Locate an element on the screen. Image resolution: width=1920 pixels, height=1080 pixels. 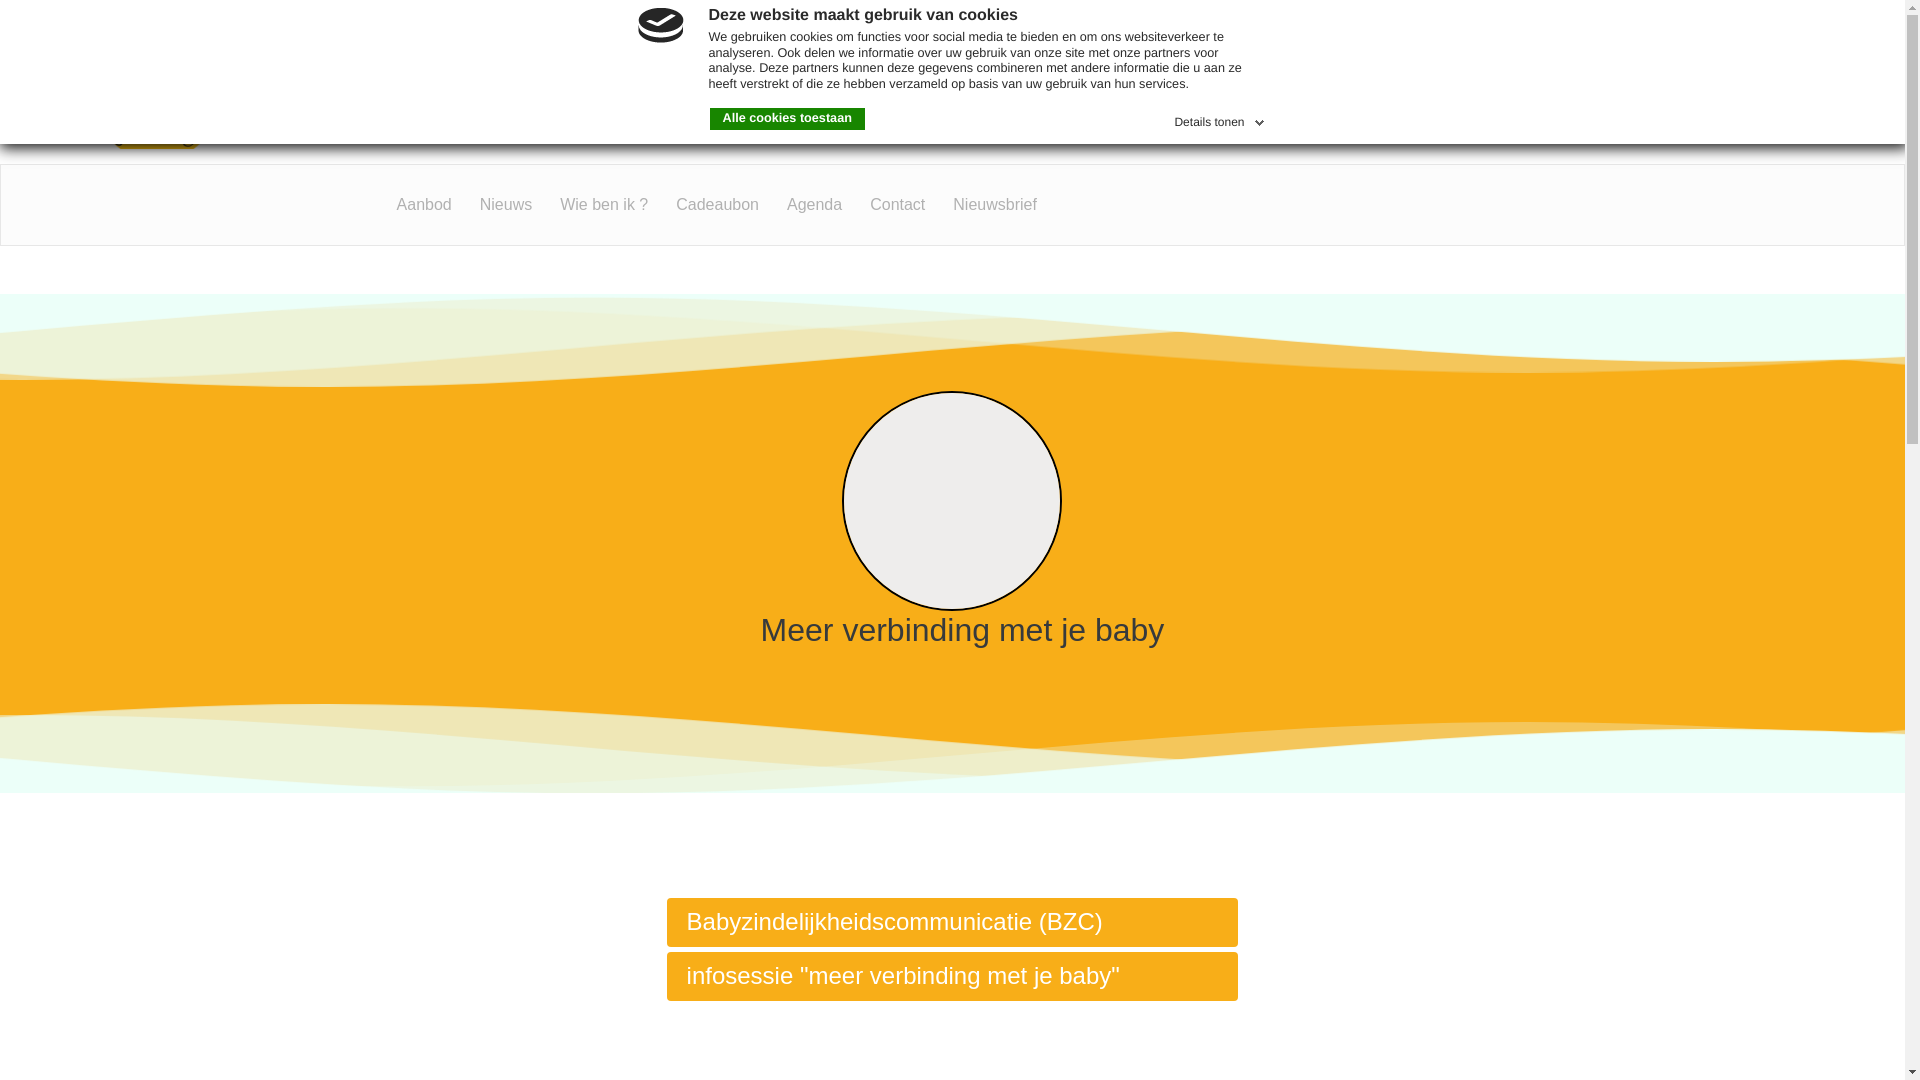
'Details tonen' is located at coordinates (1174, 119).